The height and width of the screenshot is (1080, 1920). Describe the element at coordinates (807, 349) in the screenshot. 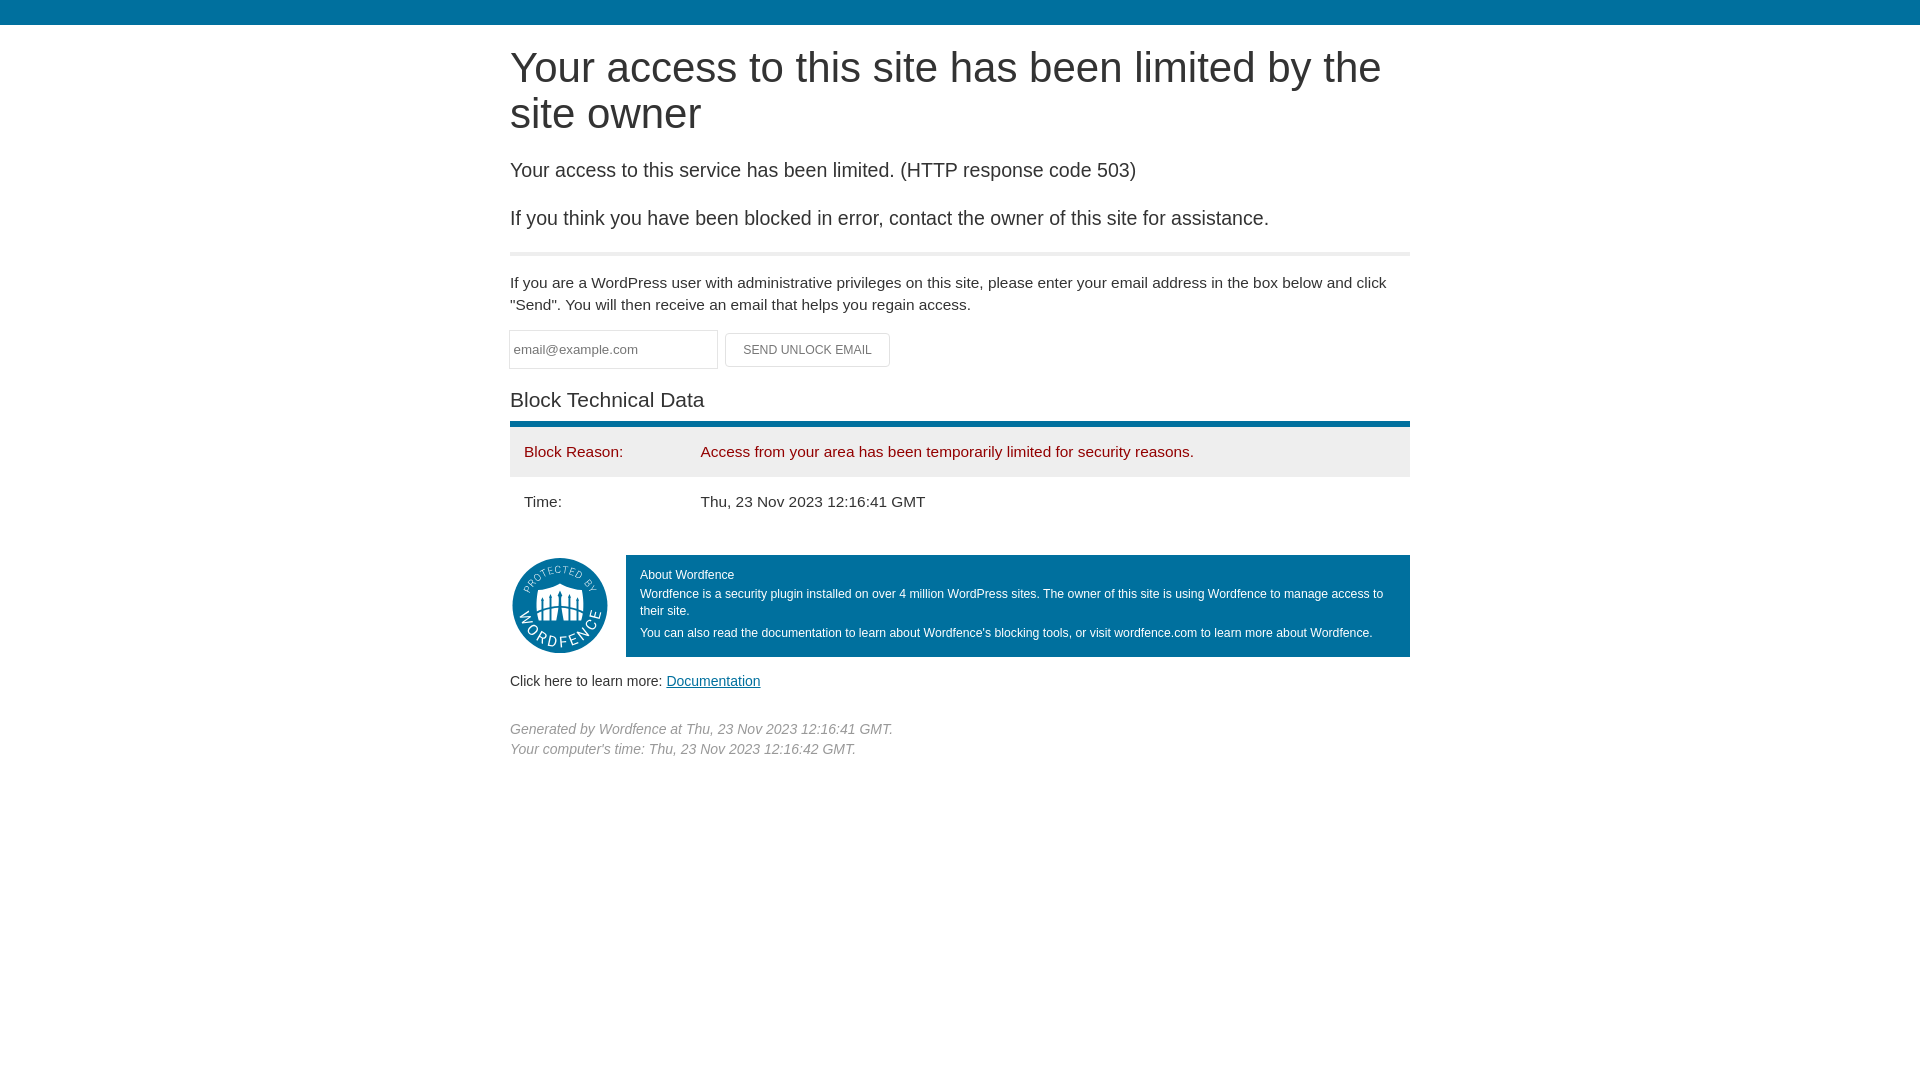

I see `'Send Unlock Email'` at that location.